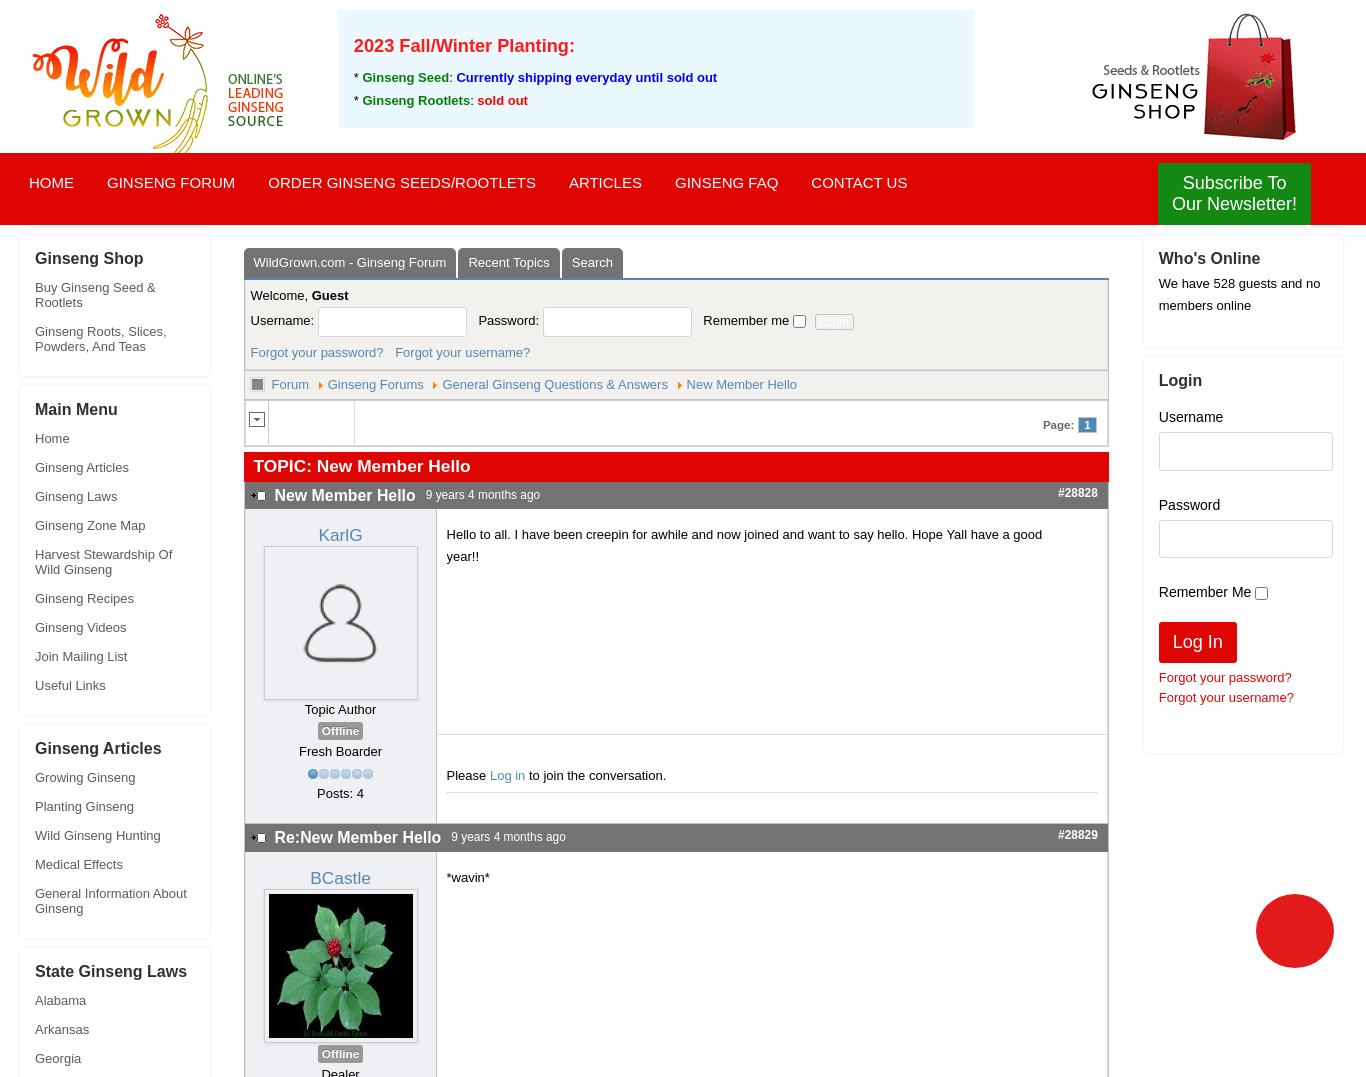 This screenshot has height=1077, width=1366. Describe the element at coordinates (34, 496) in the screenshot. I see `'Ginseng Laws'` at that location.